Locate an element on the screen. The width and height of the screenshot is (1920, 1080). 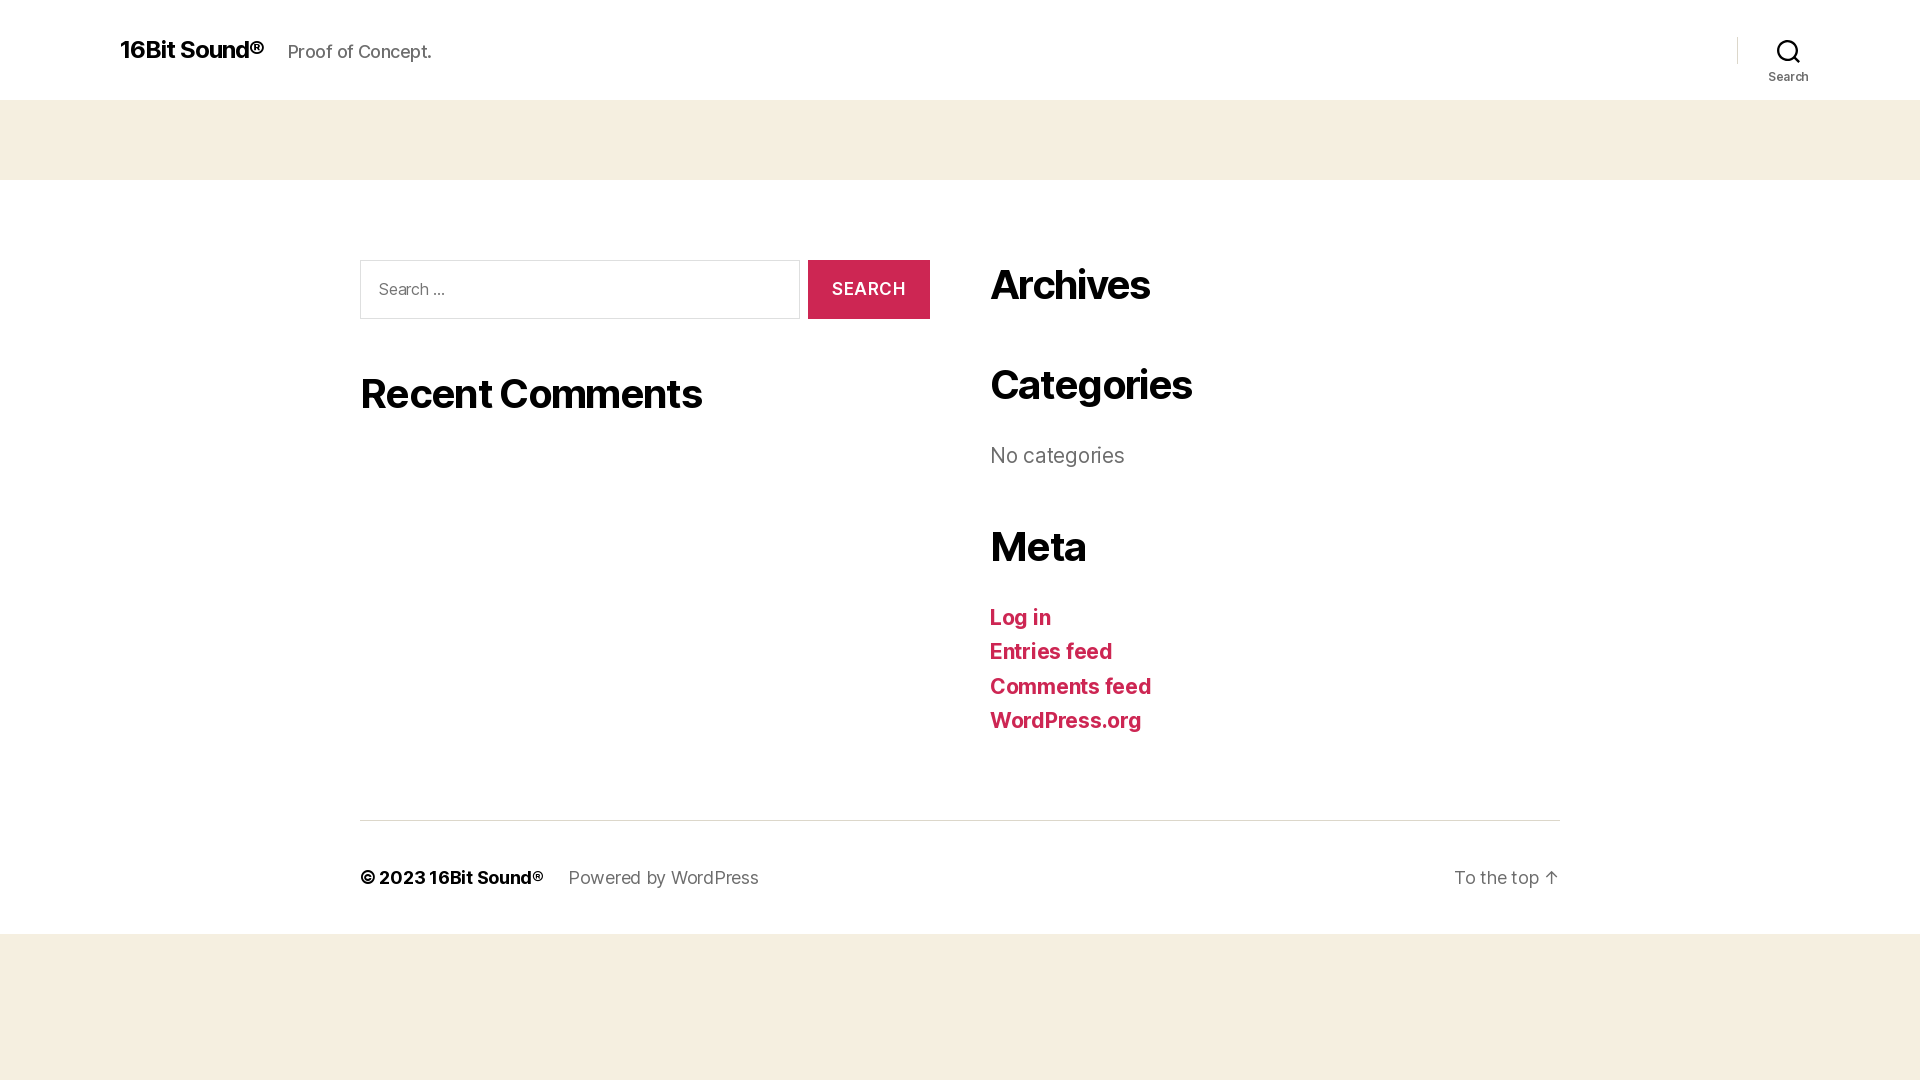
'Powered by WordPress' is located at coordinates (663, 875).